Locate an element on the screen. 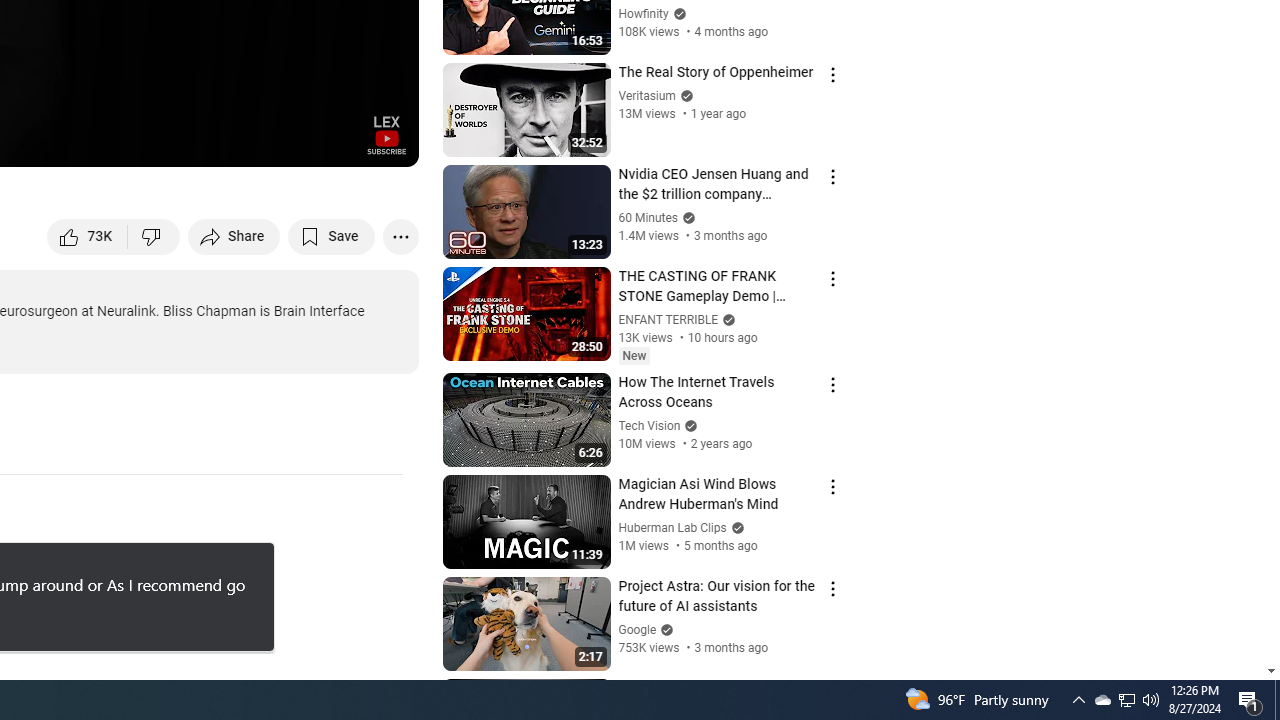  'Verified' is located at coordinates (664, 628).